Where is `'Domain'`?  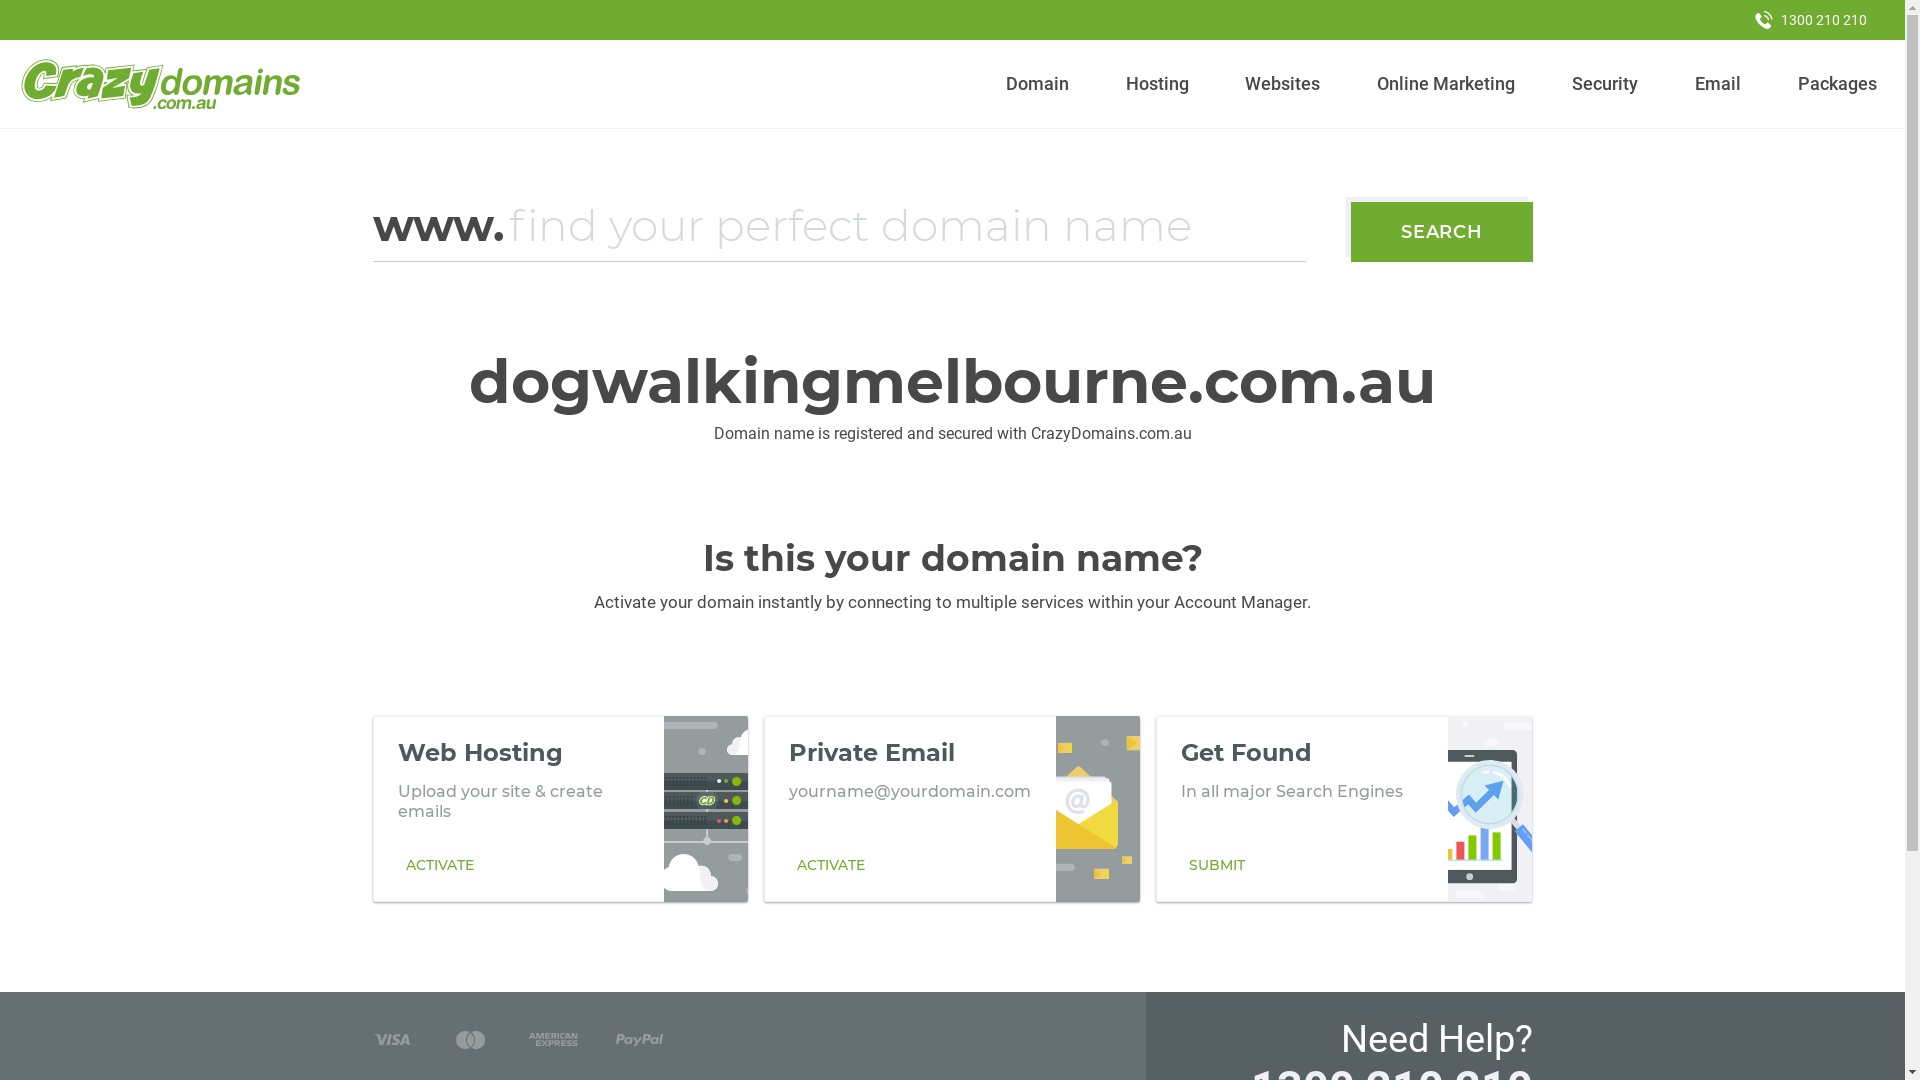 'Domain' is located at coordinates (998, 83).